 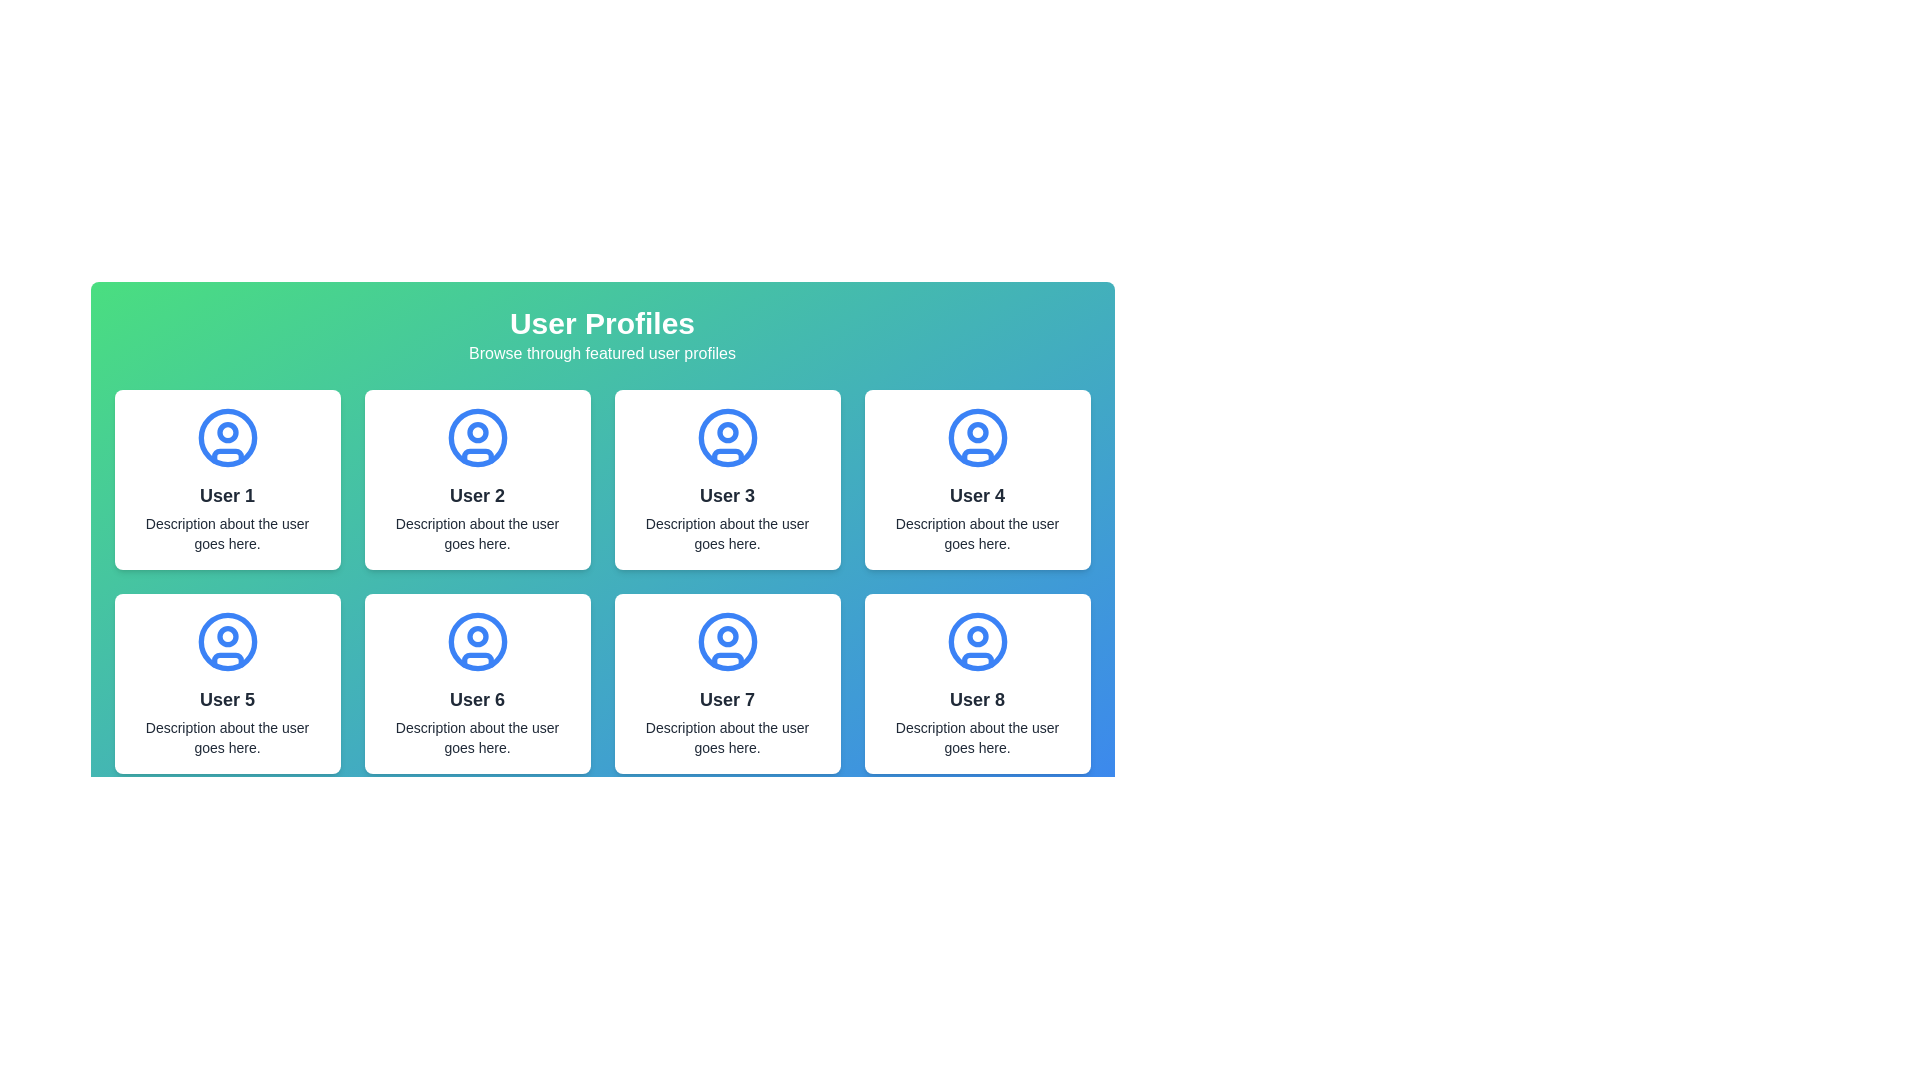 What do you see at coordinates (726, 431) in the screenshot?
I see `the smaller inner circle of the 'User 3' profile icon, which is a graphical SVG component` at bounding box center [726, 431].